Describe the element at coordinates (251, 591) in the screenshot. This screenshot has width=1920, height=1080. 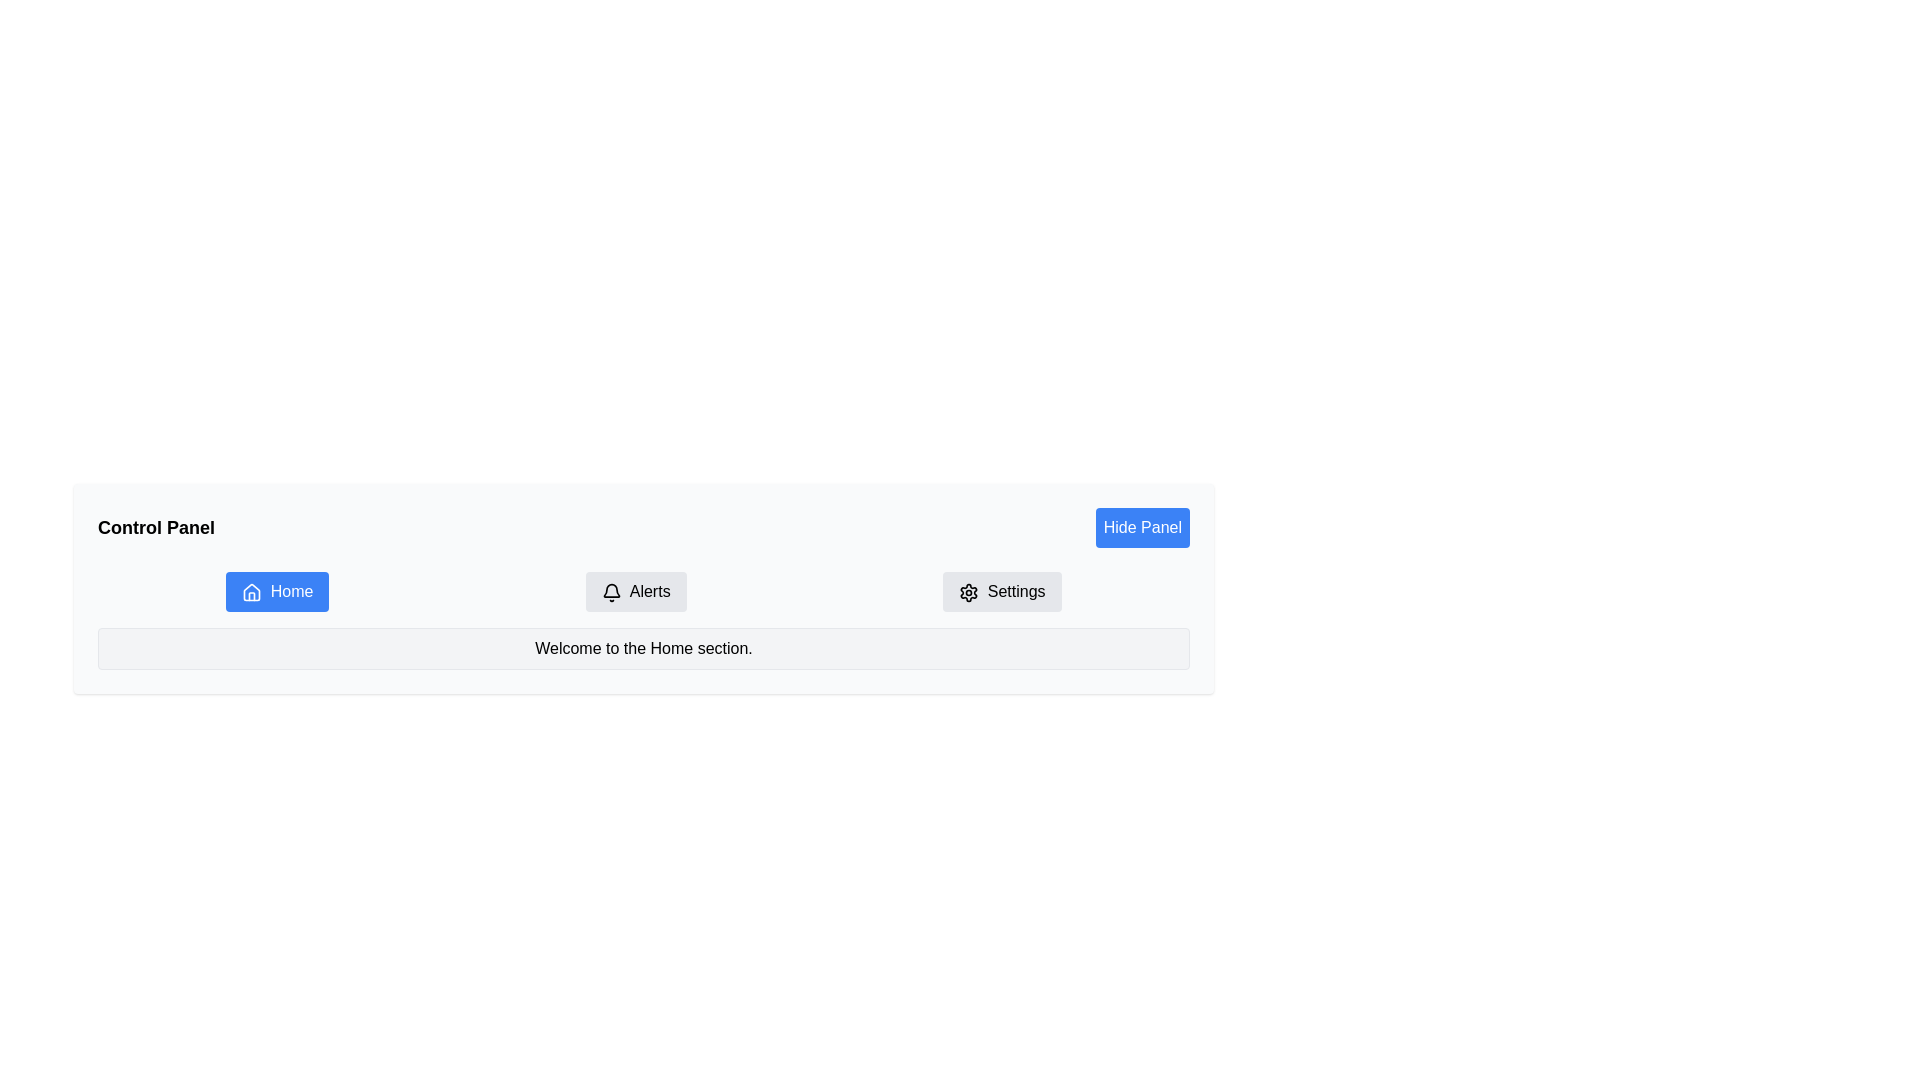
I see `the house-shaped icon located on the left side of the navigation area` at that location.